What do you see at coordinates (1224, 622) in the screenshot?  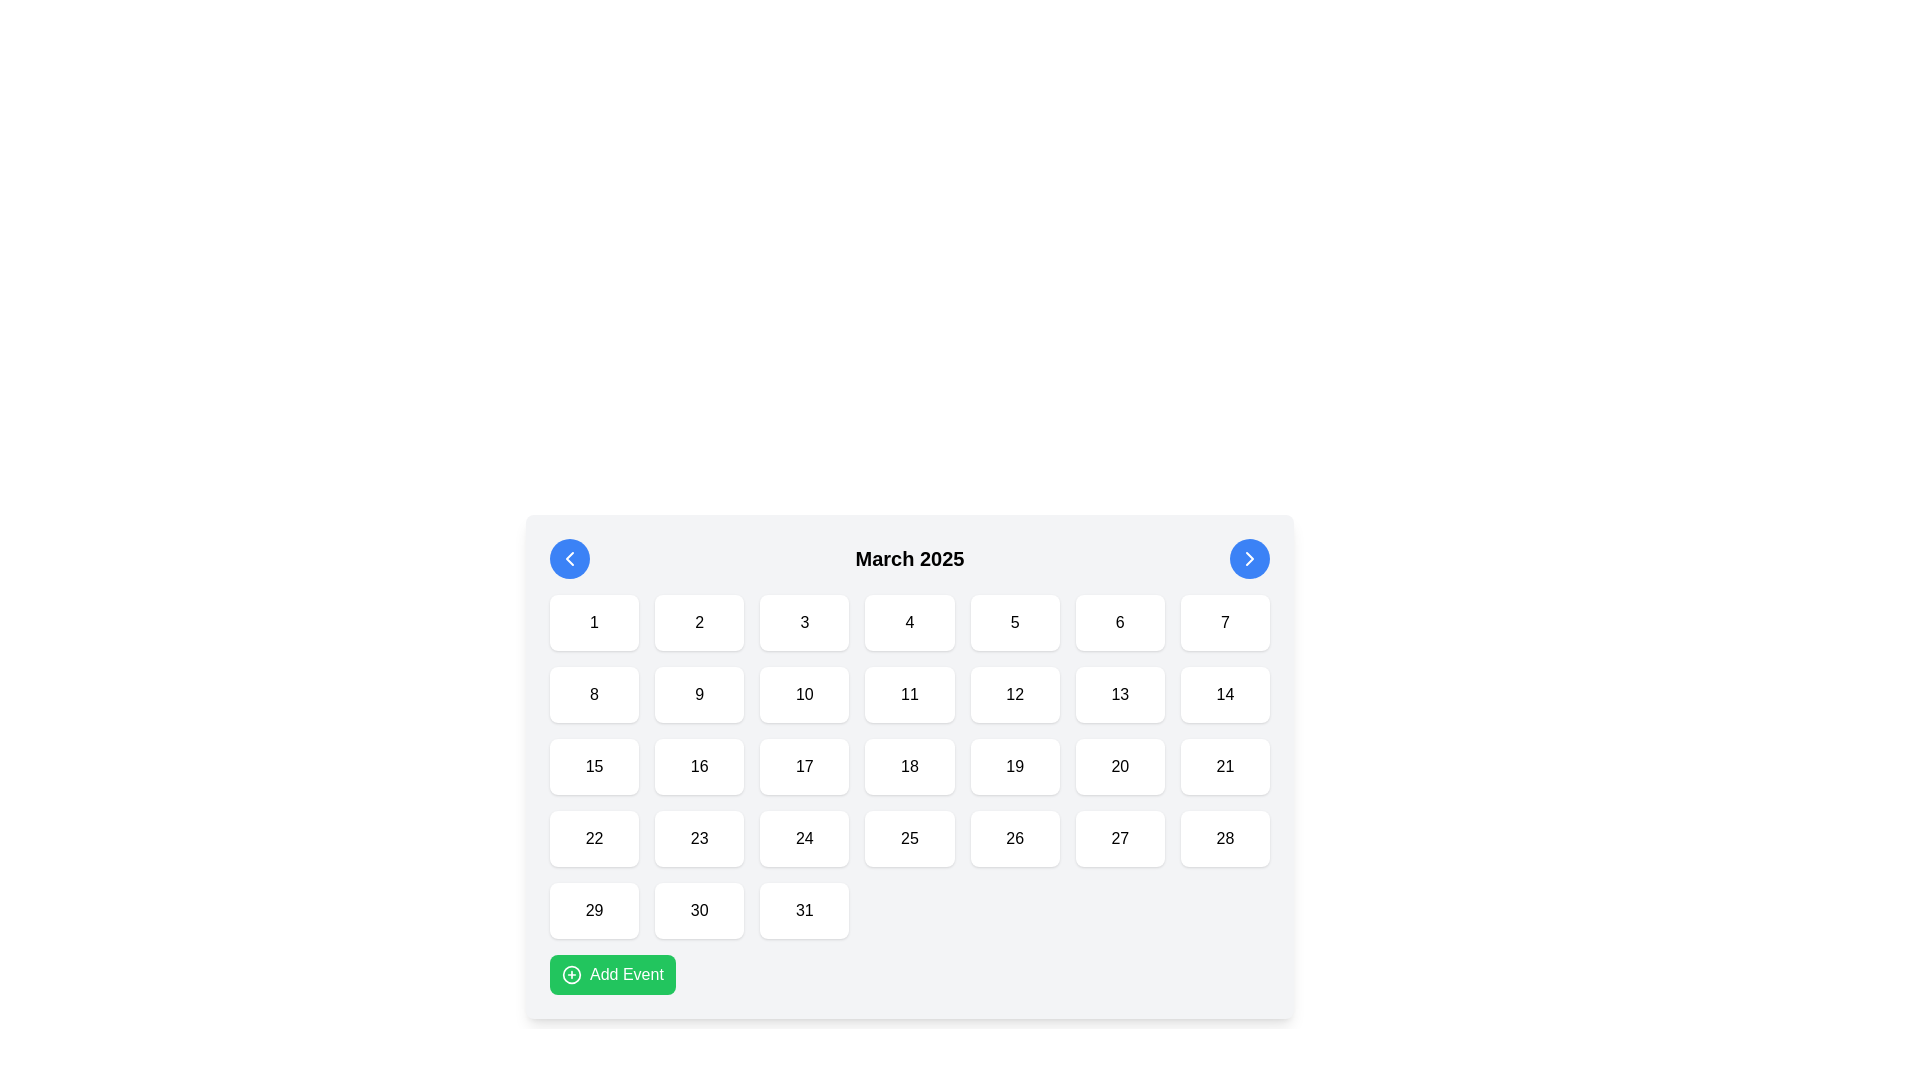 I see `the Calendar day tile displaying the digit '7'` at bounding box center [1224, 622].